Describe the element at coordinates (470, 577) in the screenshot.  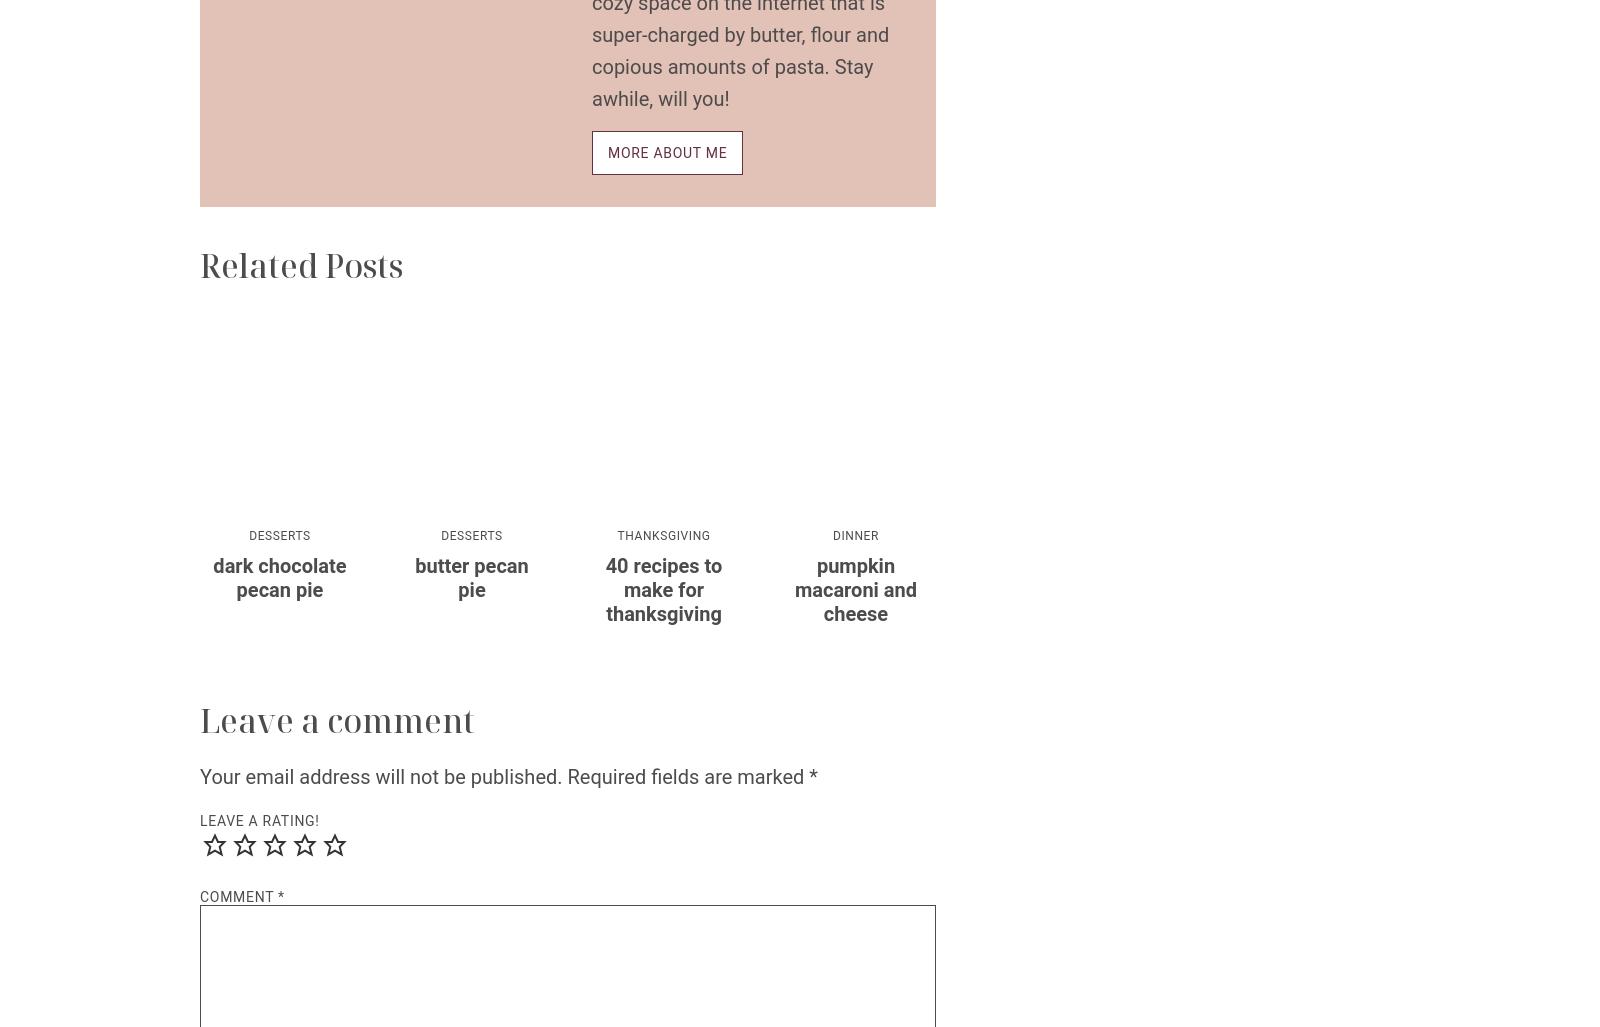
I see `'Butter Pecan Pie'` at that location.